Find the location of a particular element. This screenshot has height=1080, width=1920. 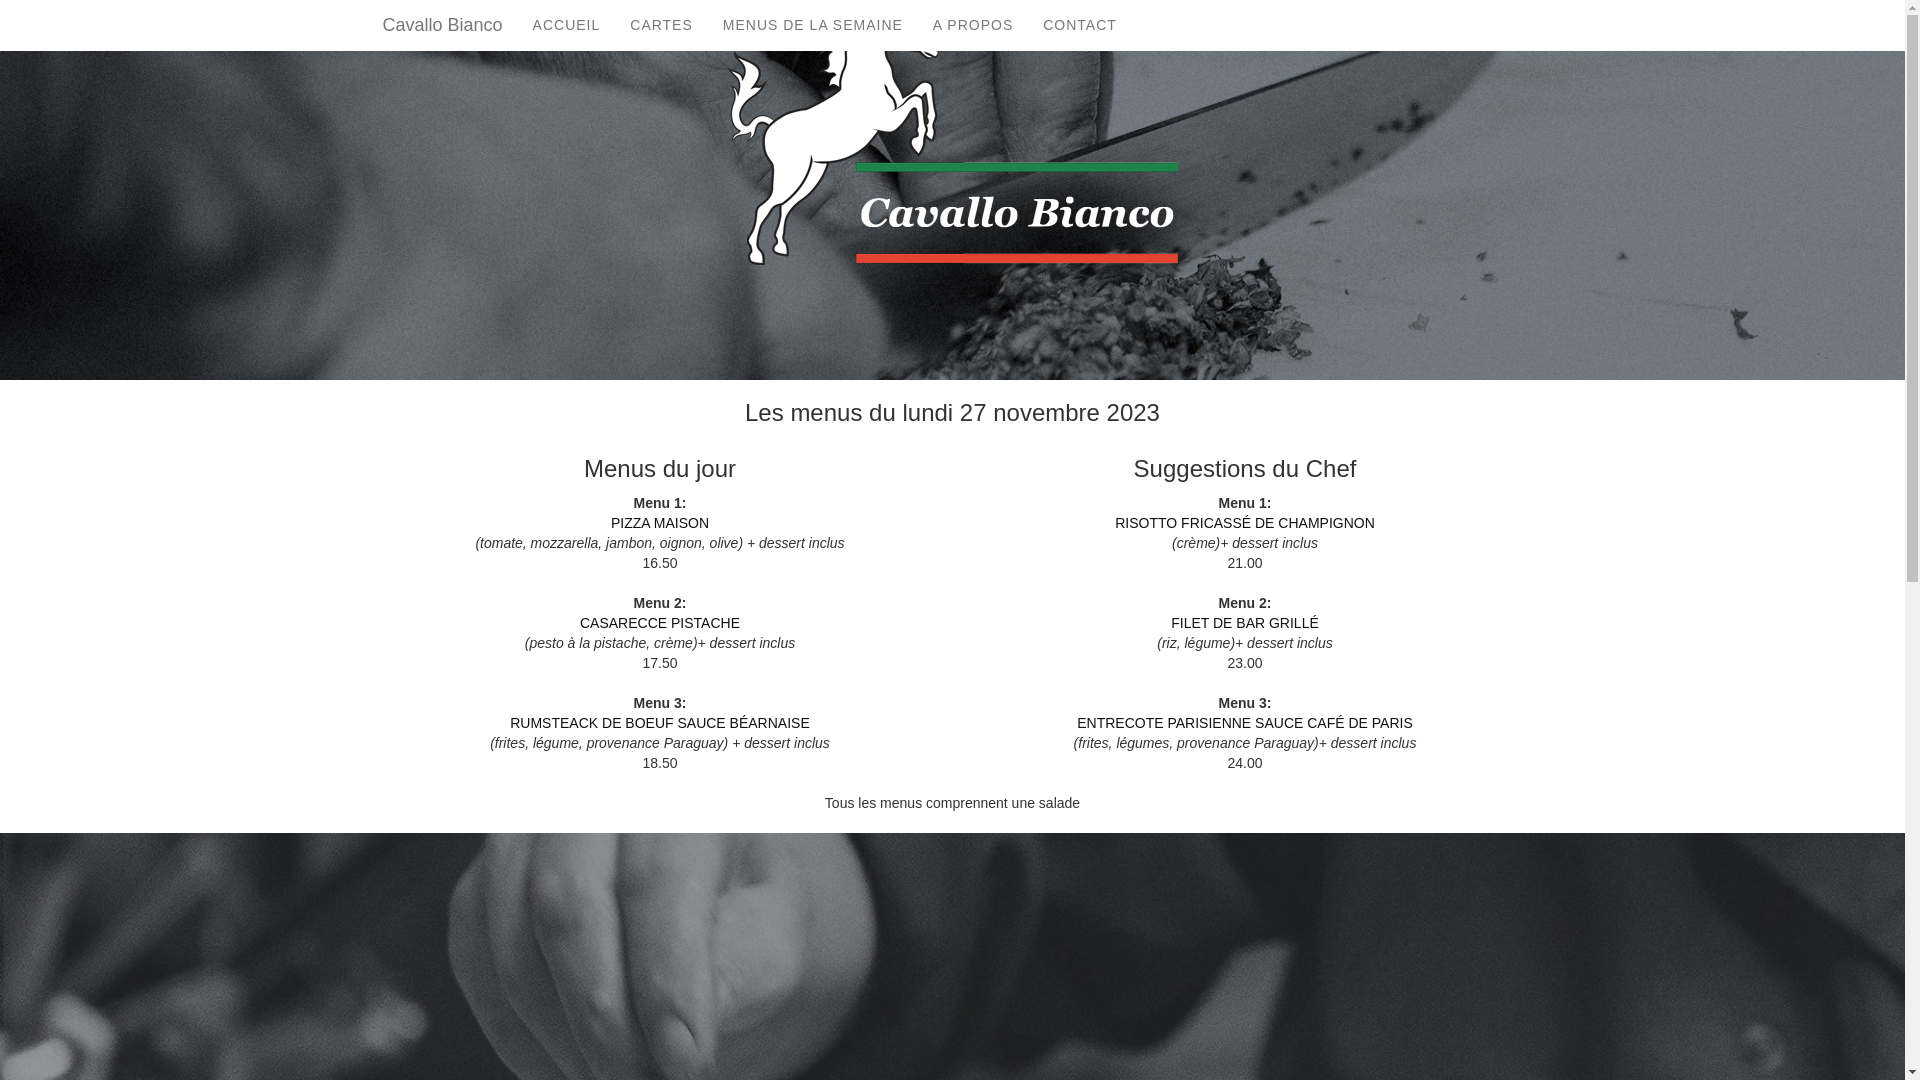

'CARTES' is located at coordinates (661, 24).